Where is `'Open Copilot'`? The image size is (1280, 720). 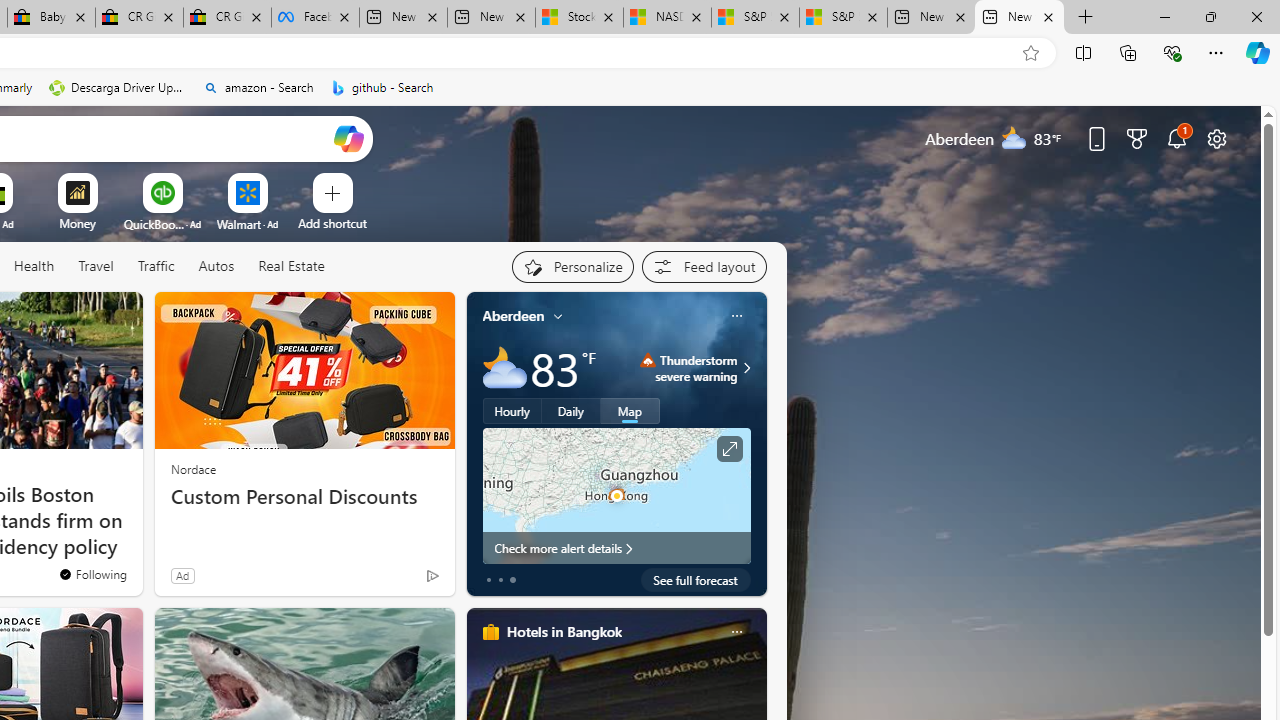
'Open Copilot' is located at coordinates (348, 137).